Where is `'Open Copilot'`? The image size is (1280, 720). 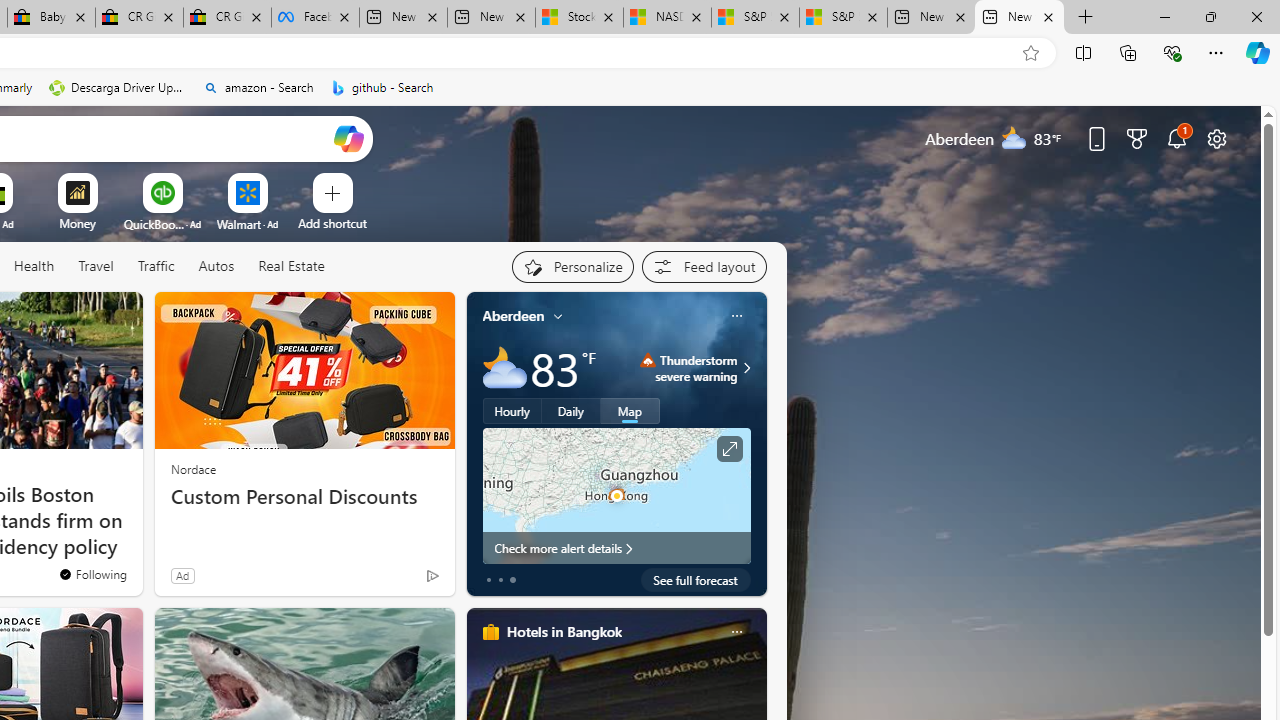
'Open Copilot' is located at coordinates (348, 137).